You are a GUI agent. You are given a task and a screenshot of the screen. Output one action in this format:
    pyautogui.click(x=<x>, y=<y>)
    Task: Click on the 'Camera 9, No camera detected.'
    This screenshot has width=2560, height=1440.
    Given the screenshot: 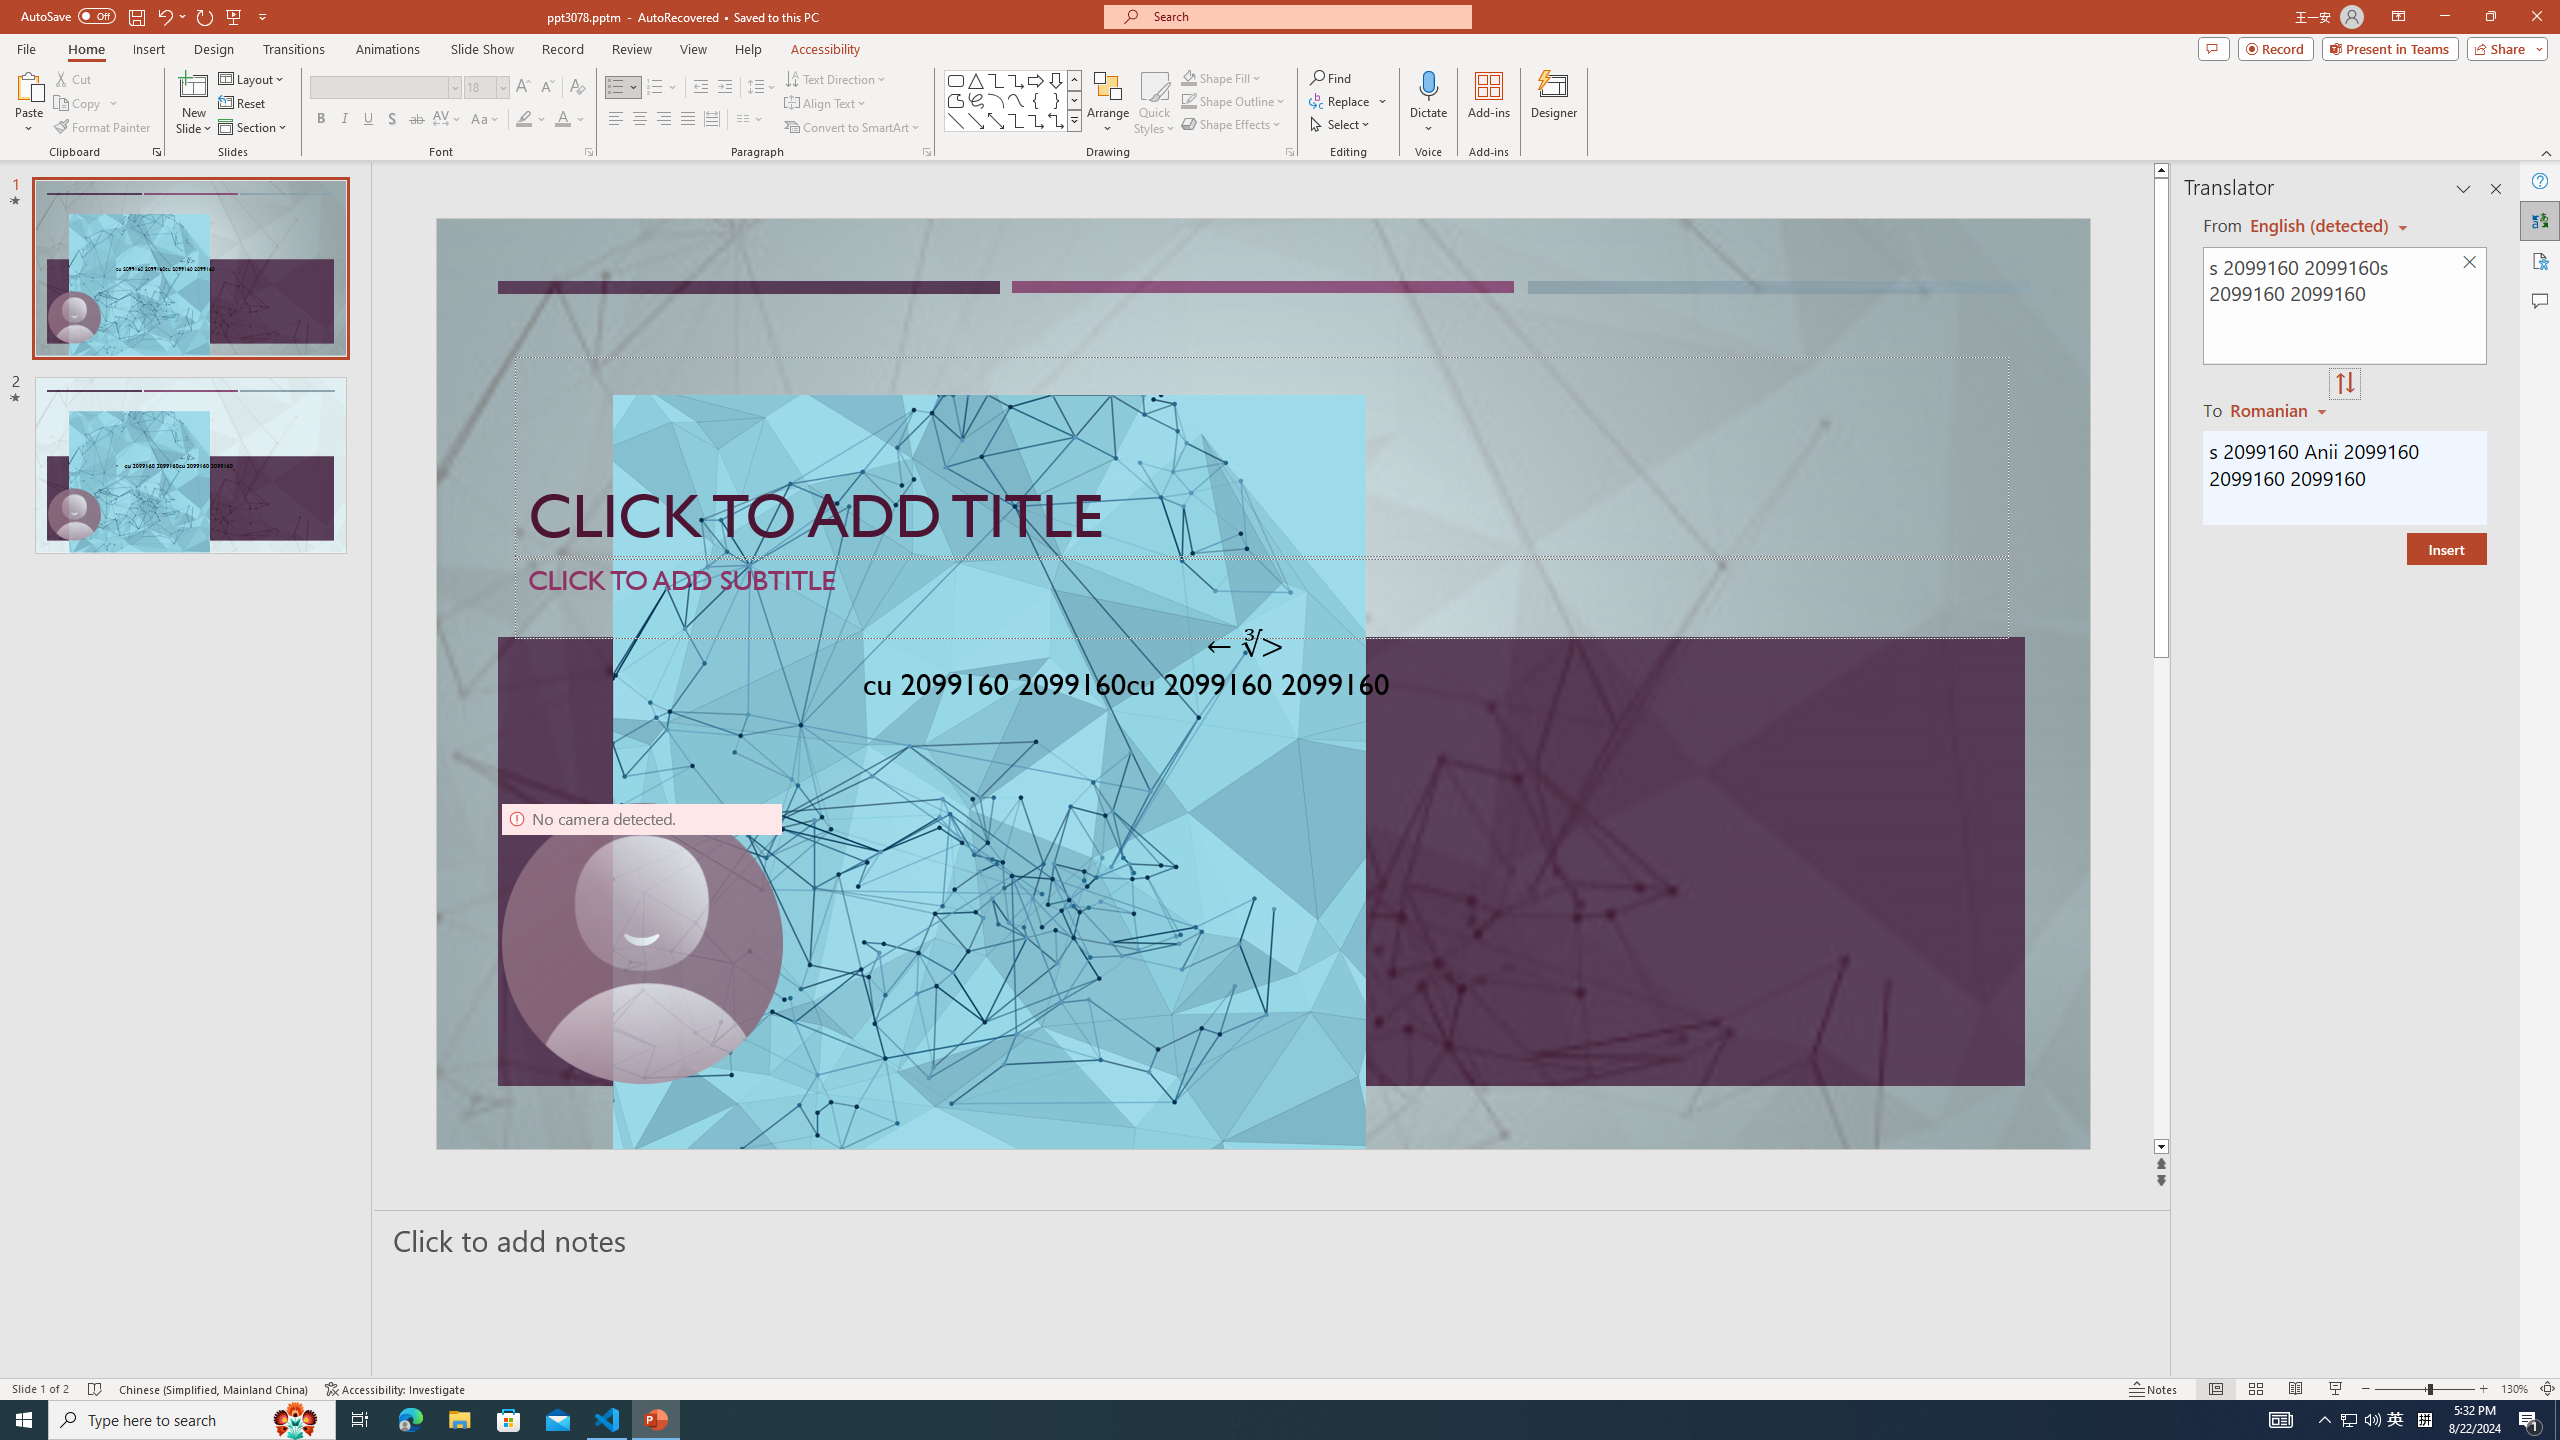 What is the action you would take?
    pyautogui.click(x=640, y=942)
    